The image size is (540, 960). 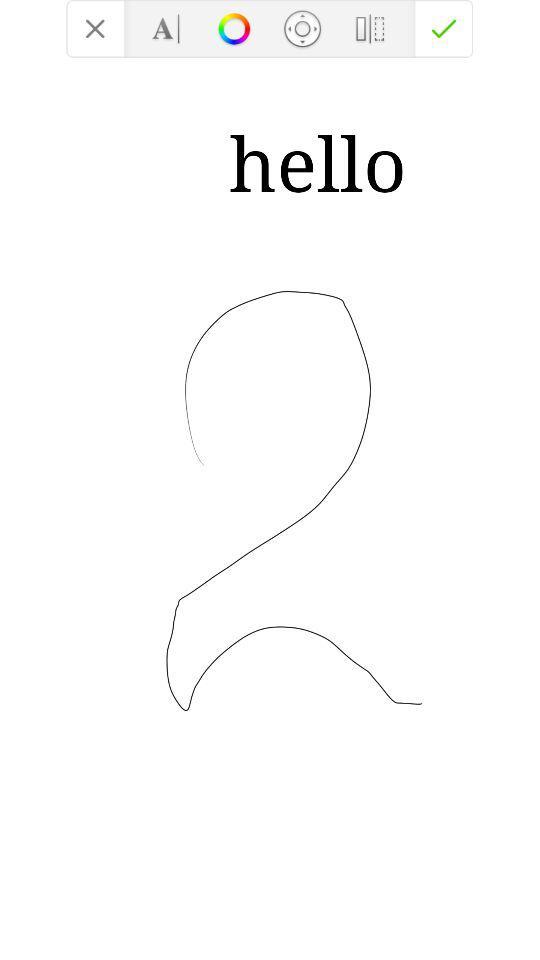 What do you see at coordinates (233, 27) in the screenshot?
I see `color select` at bounding box center [233, 27].